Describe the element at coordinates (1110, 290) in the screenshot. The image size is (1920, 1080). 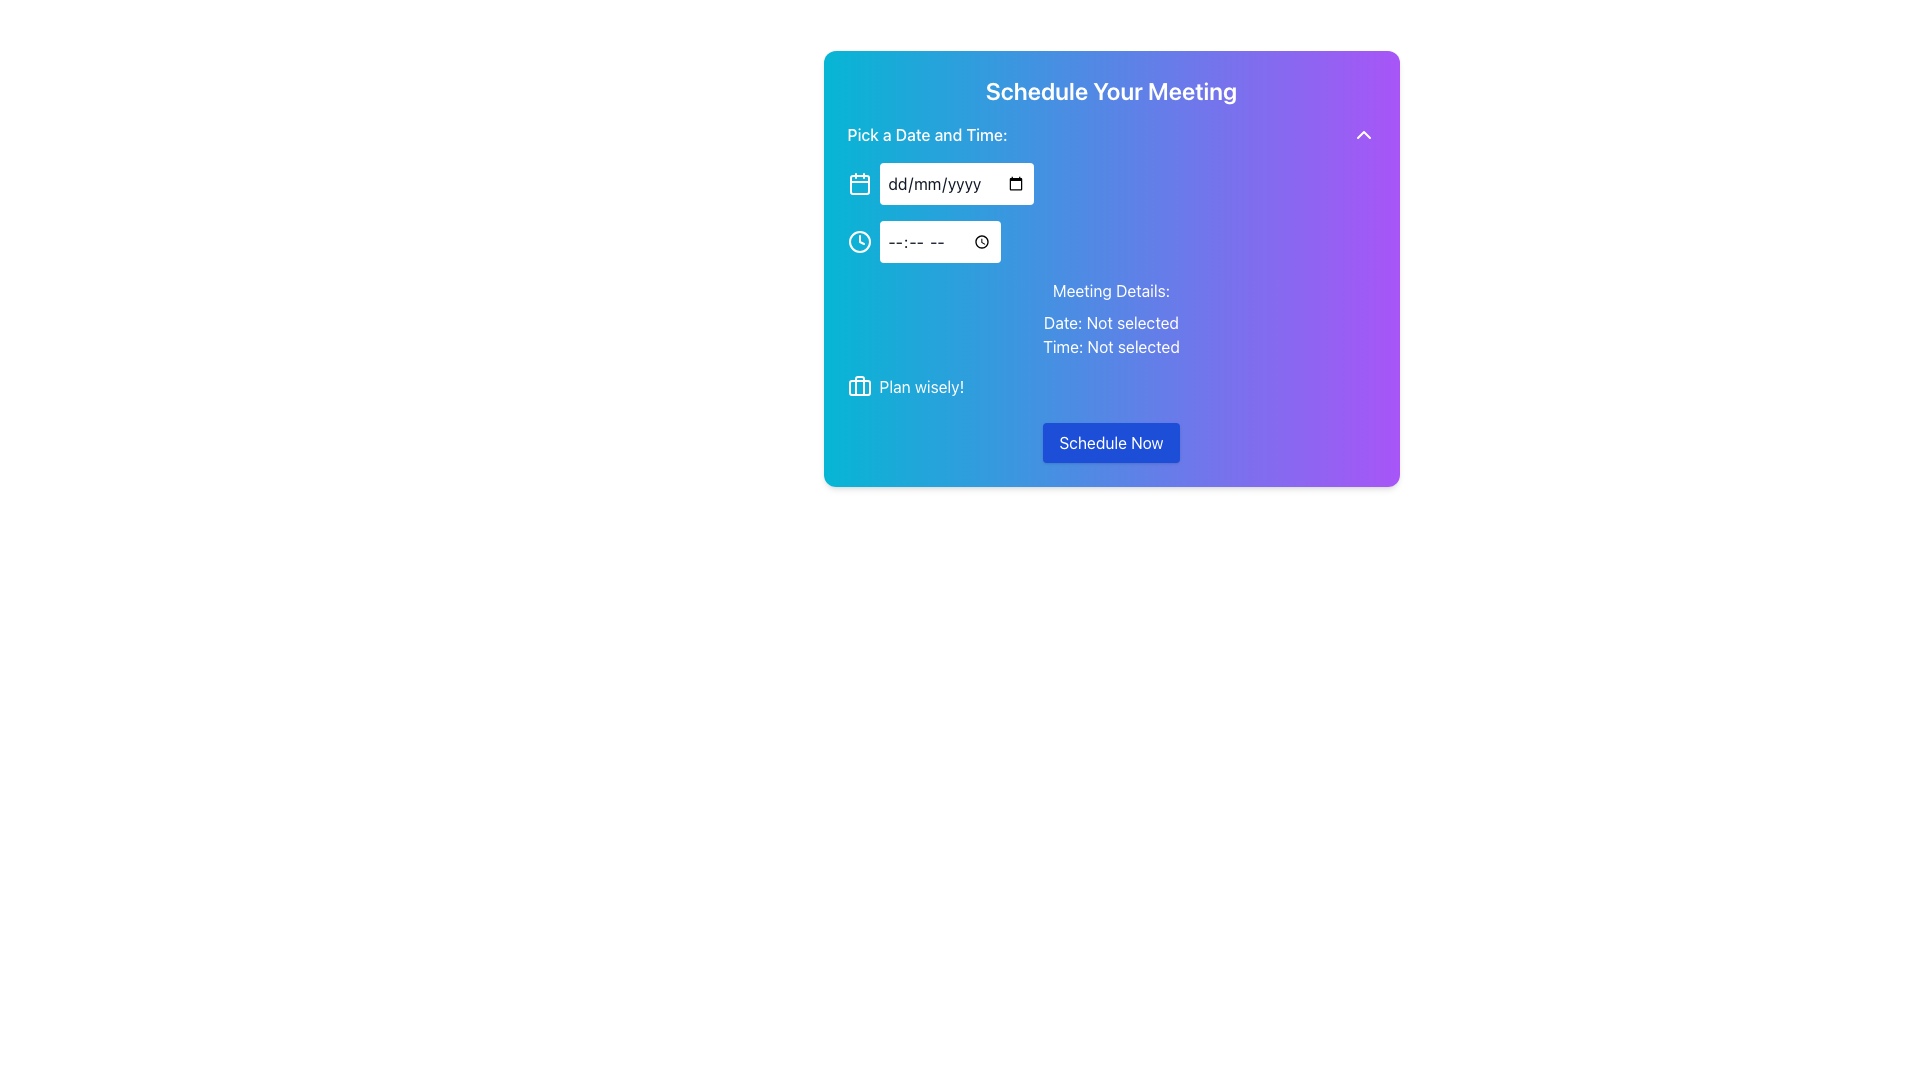
I see `the text label that serves as the heading for the meeting details, positioned above the 'Date: Not selected' text` at that location.